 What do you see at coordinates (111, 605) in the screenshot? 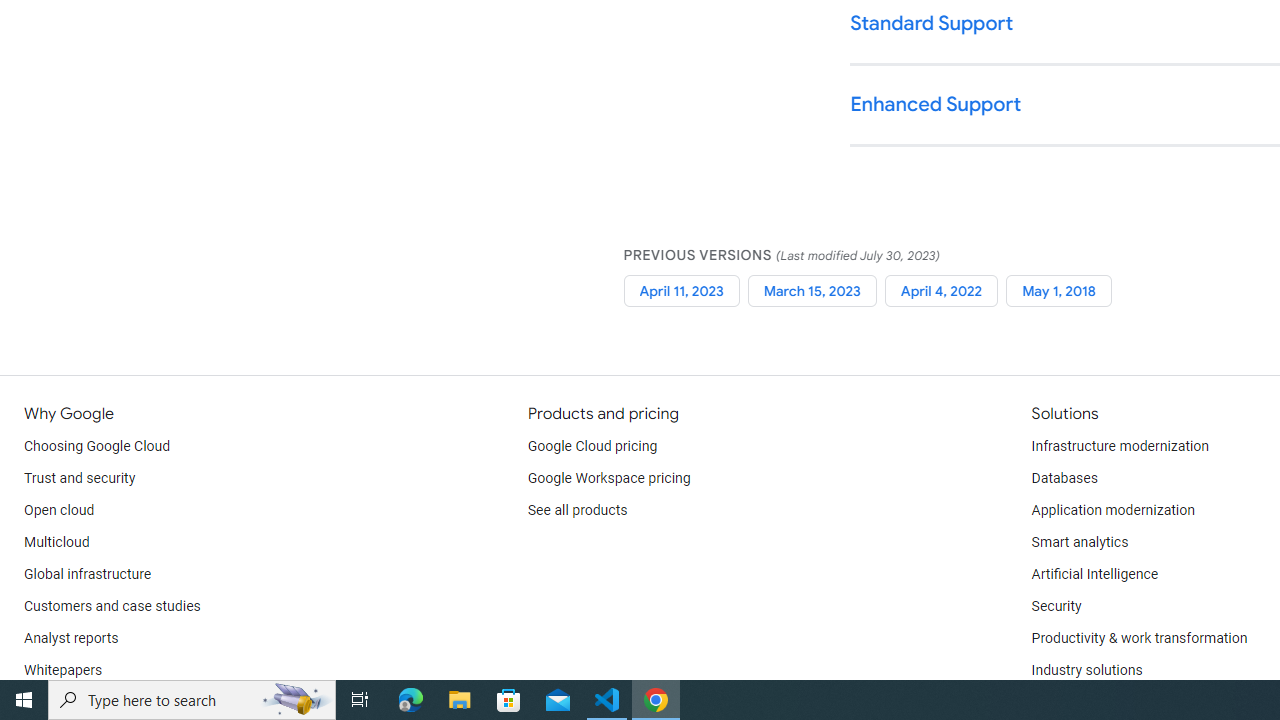
I see `'Customers and case studies'` at bounding box center [111, 605].